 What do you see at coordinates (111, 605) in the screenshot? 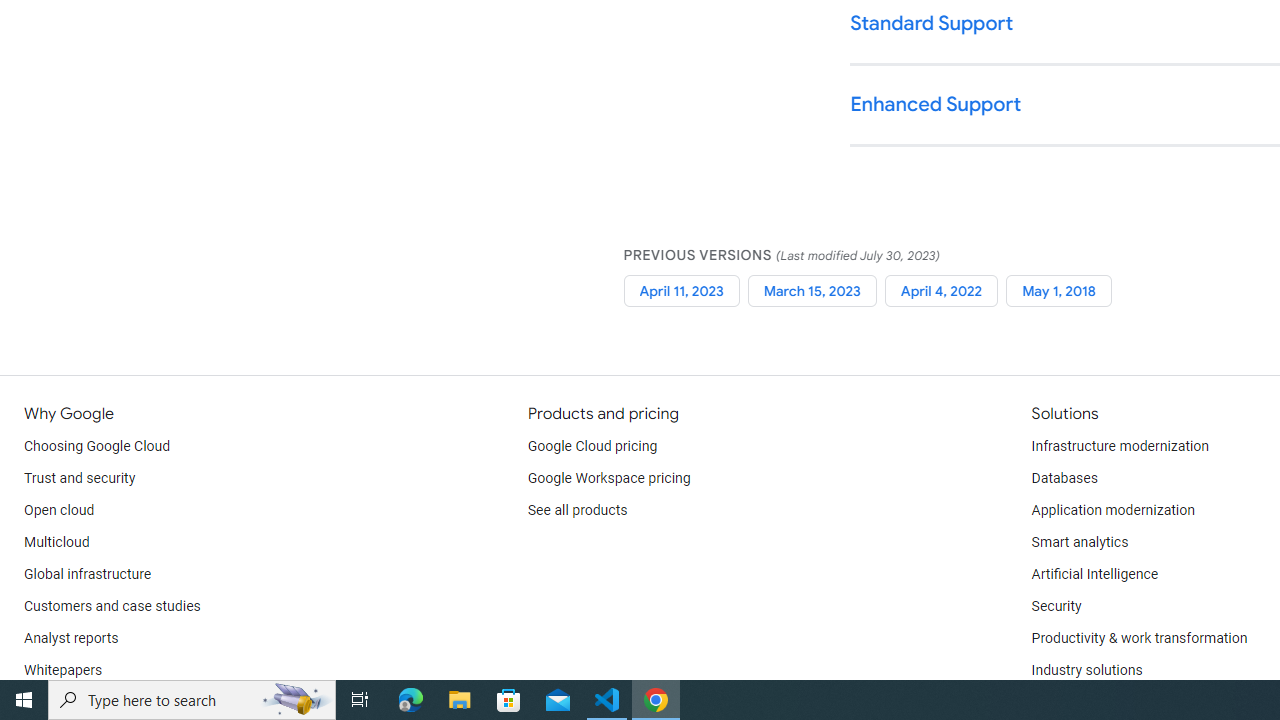
I see `'Customers and case studies'` at bounding box center [111, 605].